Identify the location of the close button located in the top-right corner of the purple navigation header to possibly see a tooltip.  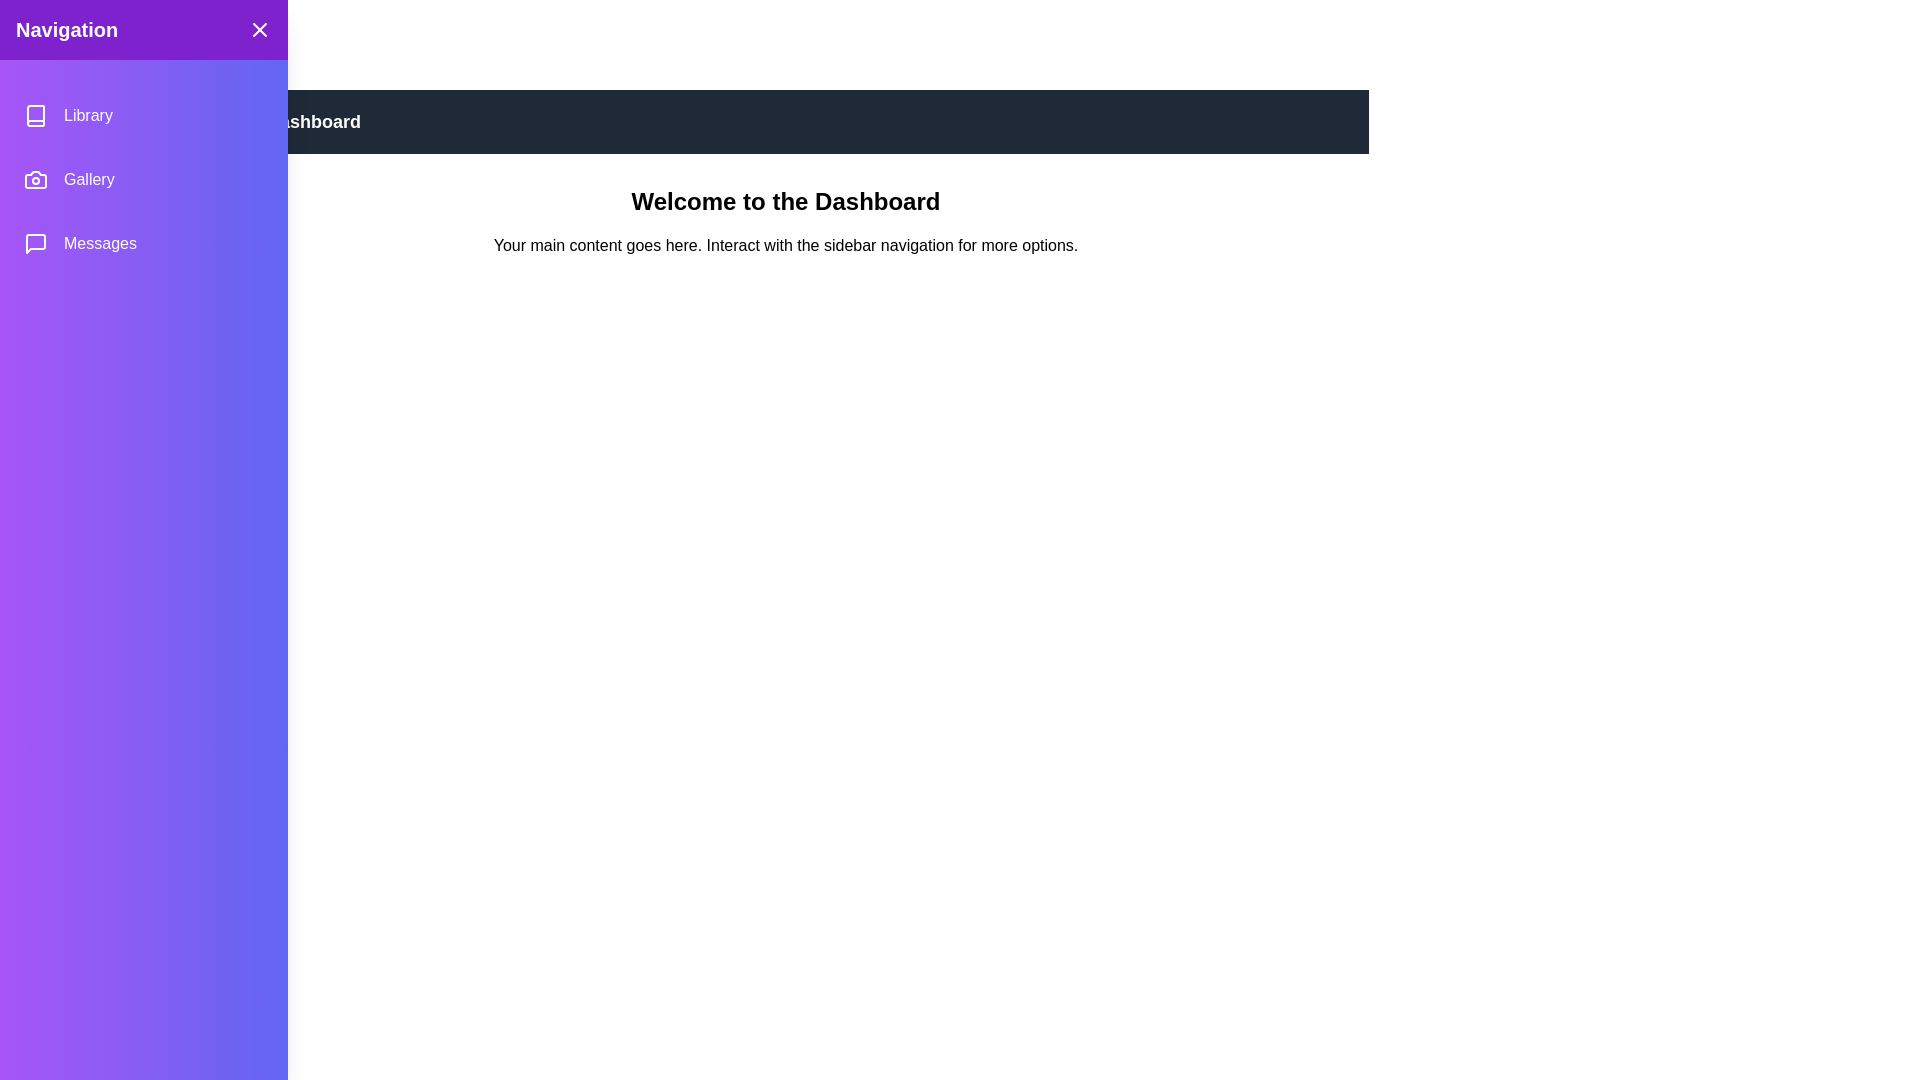
(258, 30).